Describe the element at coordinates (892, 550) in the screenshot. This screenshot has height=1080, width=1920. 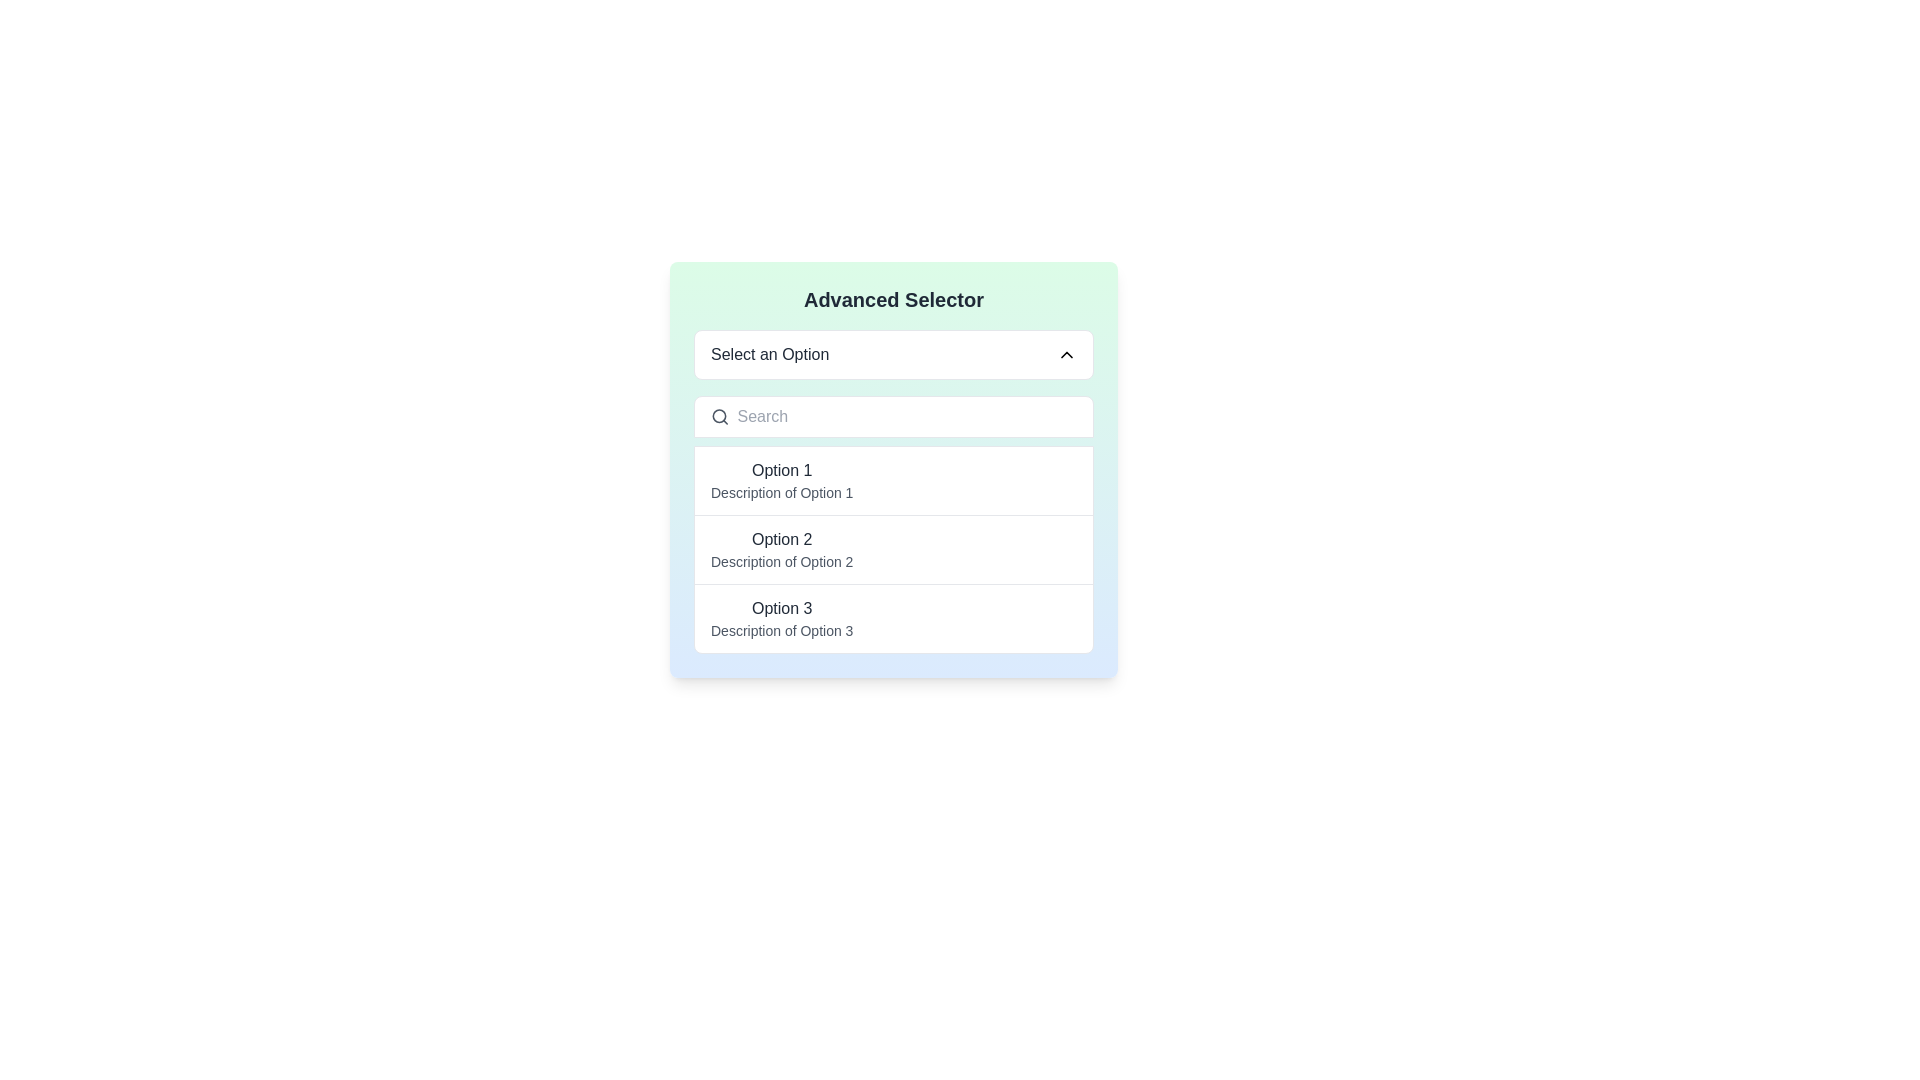
I see `the Dropdown Menu List located below the 'Advanced Selector' title` at that location.